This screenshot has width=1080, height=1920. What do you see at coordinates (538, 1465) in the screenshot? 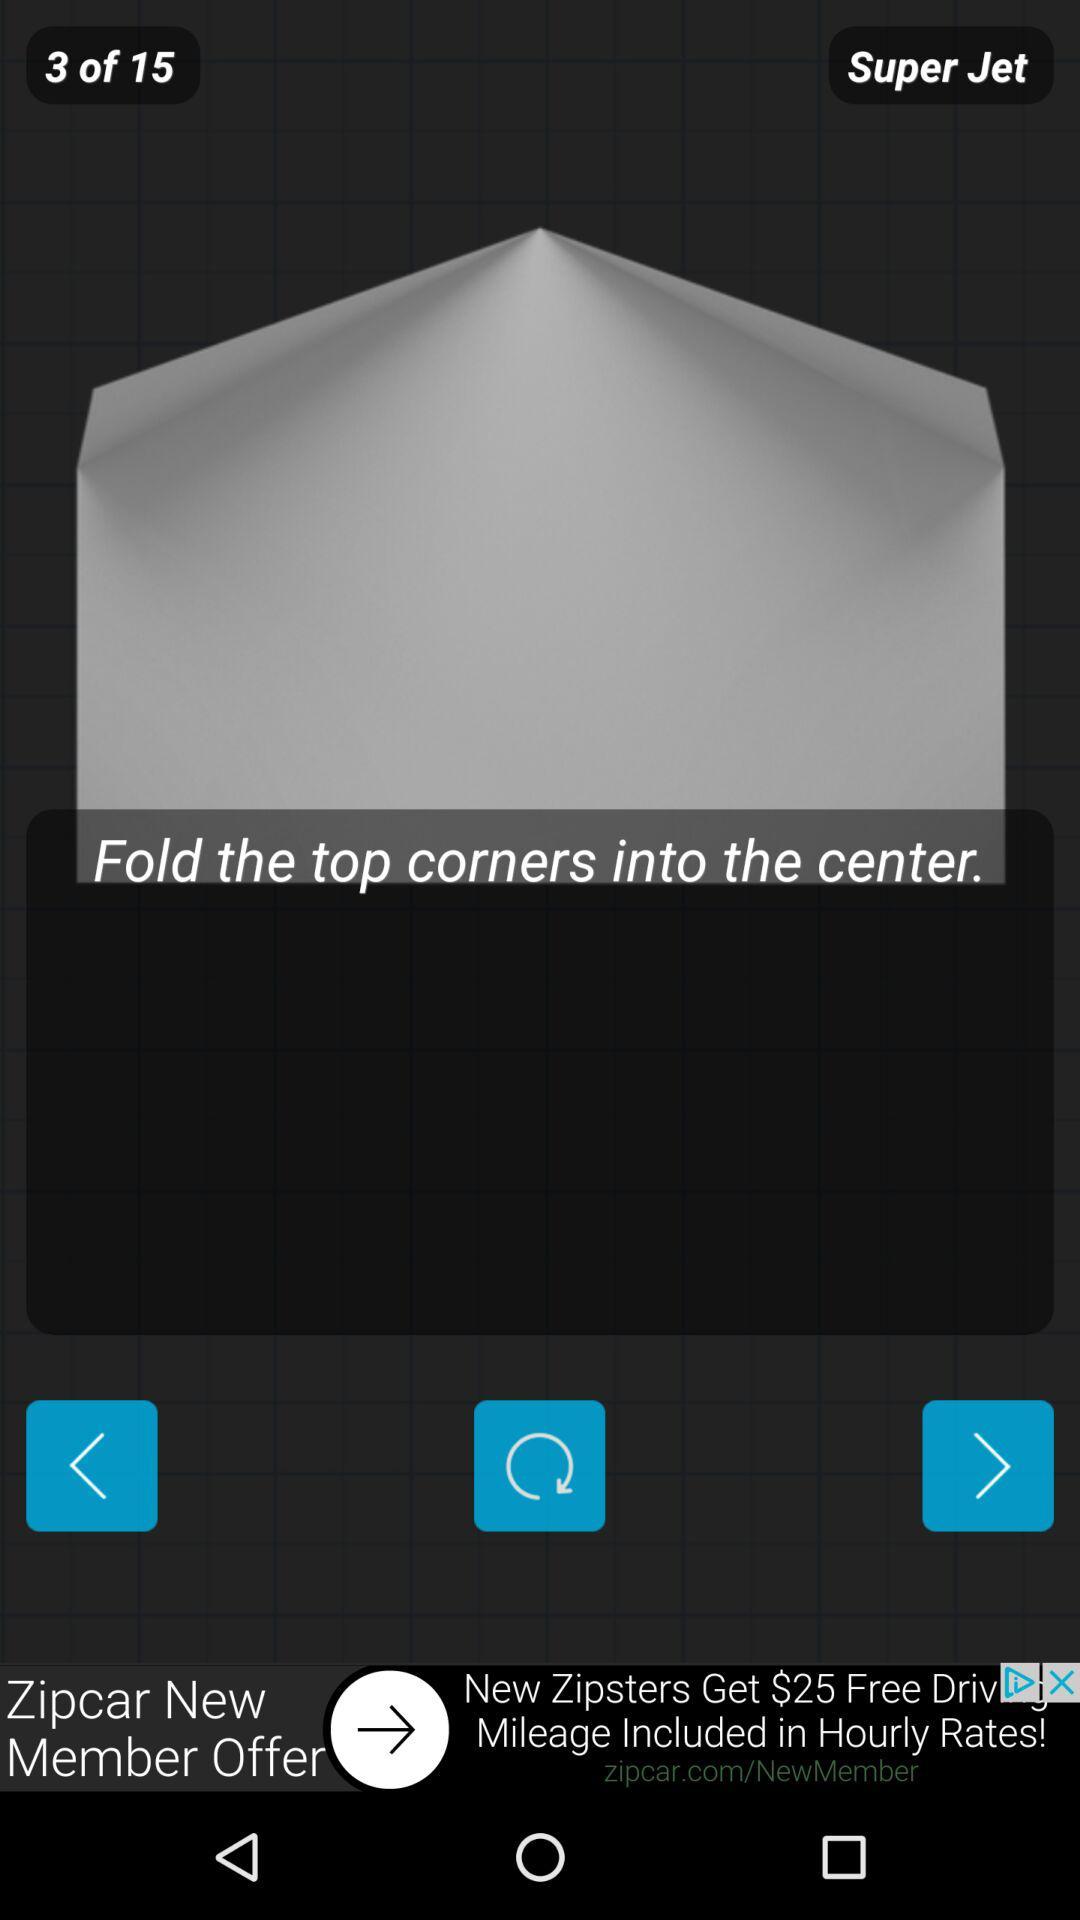
I see `refresh page` at bounding box center [538, 1465].